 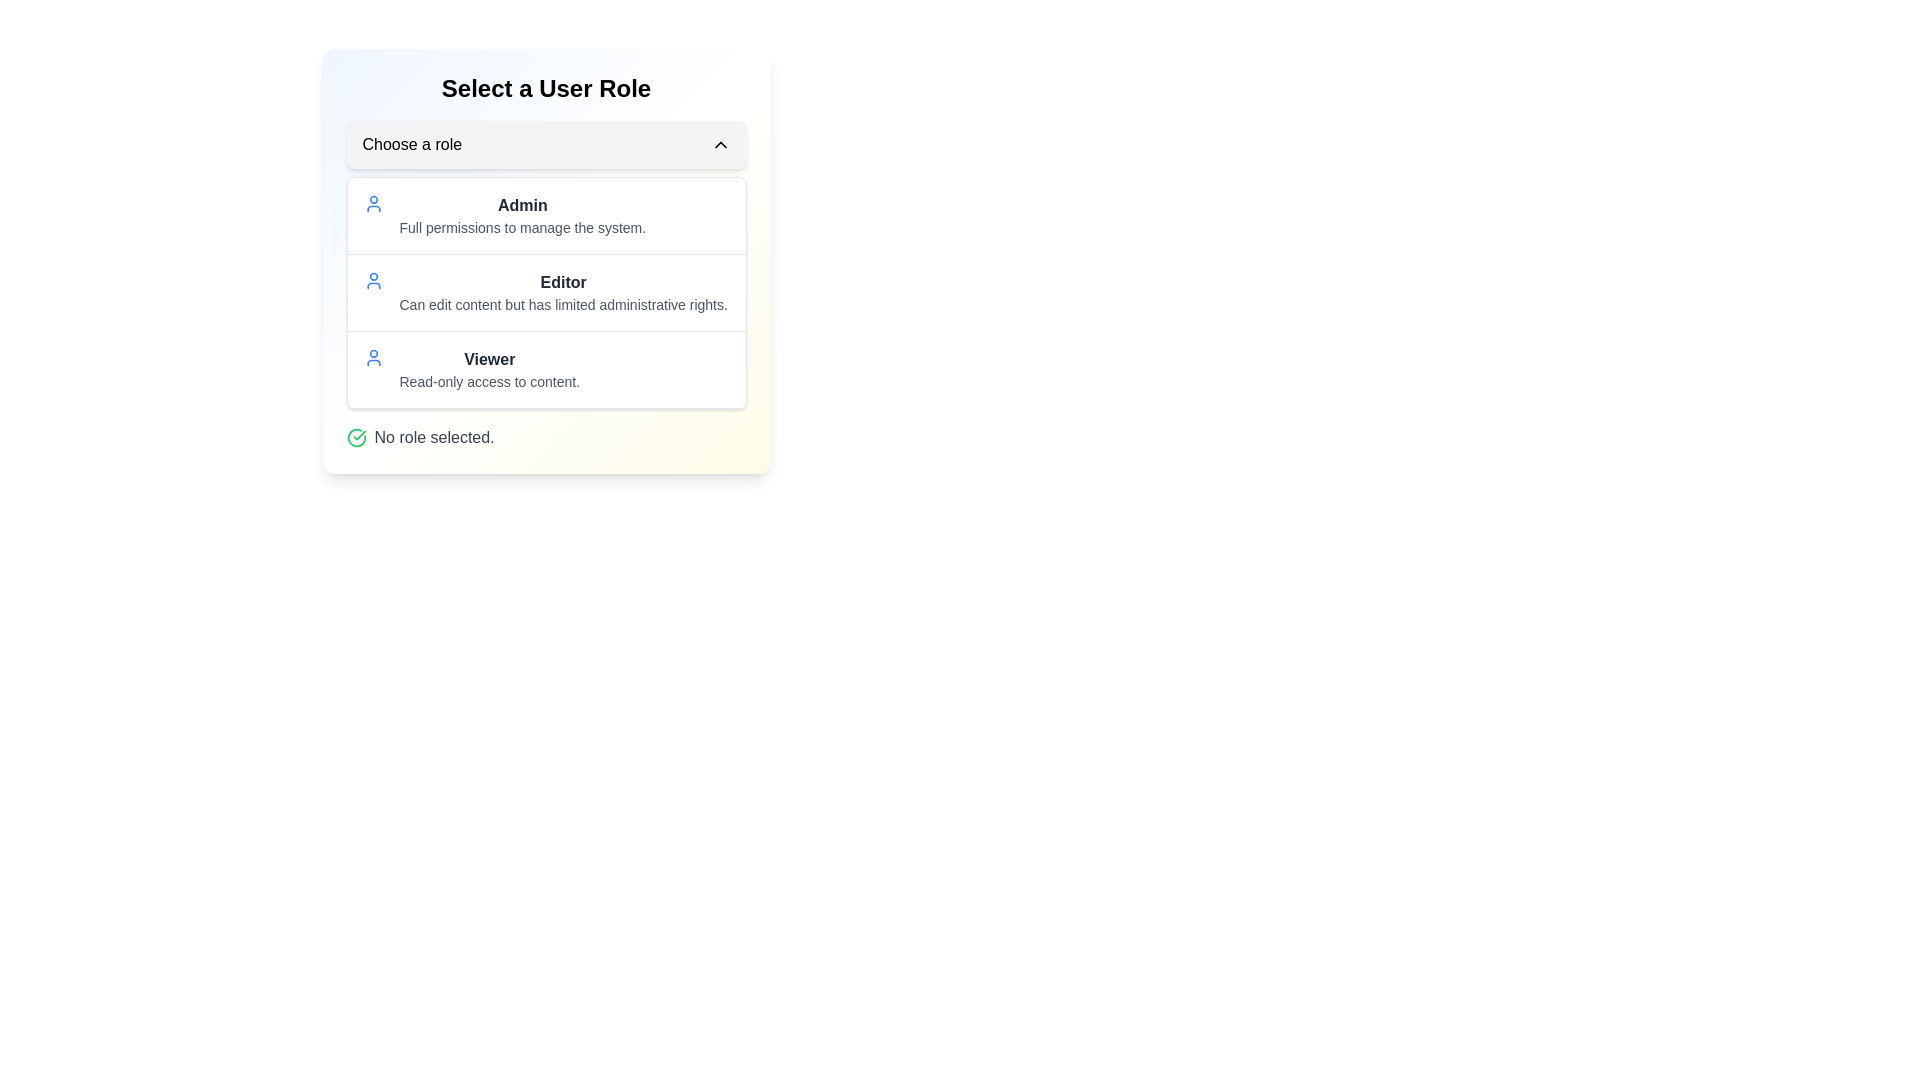 I want to click on the descriptive text explaining the permissions associated with the 'Editor' role, located beneath the bolded 'Editor' label in the middle option of the user role selection menu, so click(x=562, y=304).